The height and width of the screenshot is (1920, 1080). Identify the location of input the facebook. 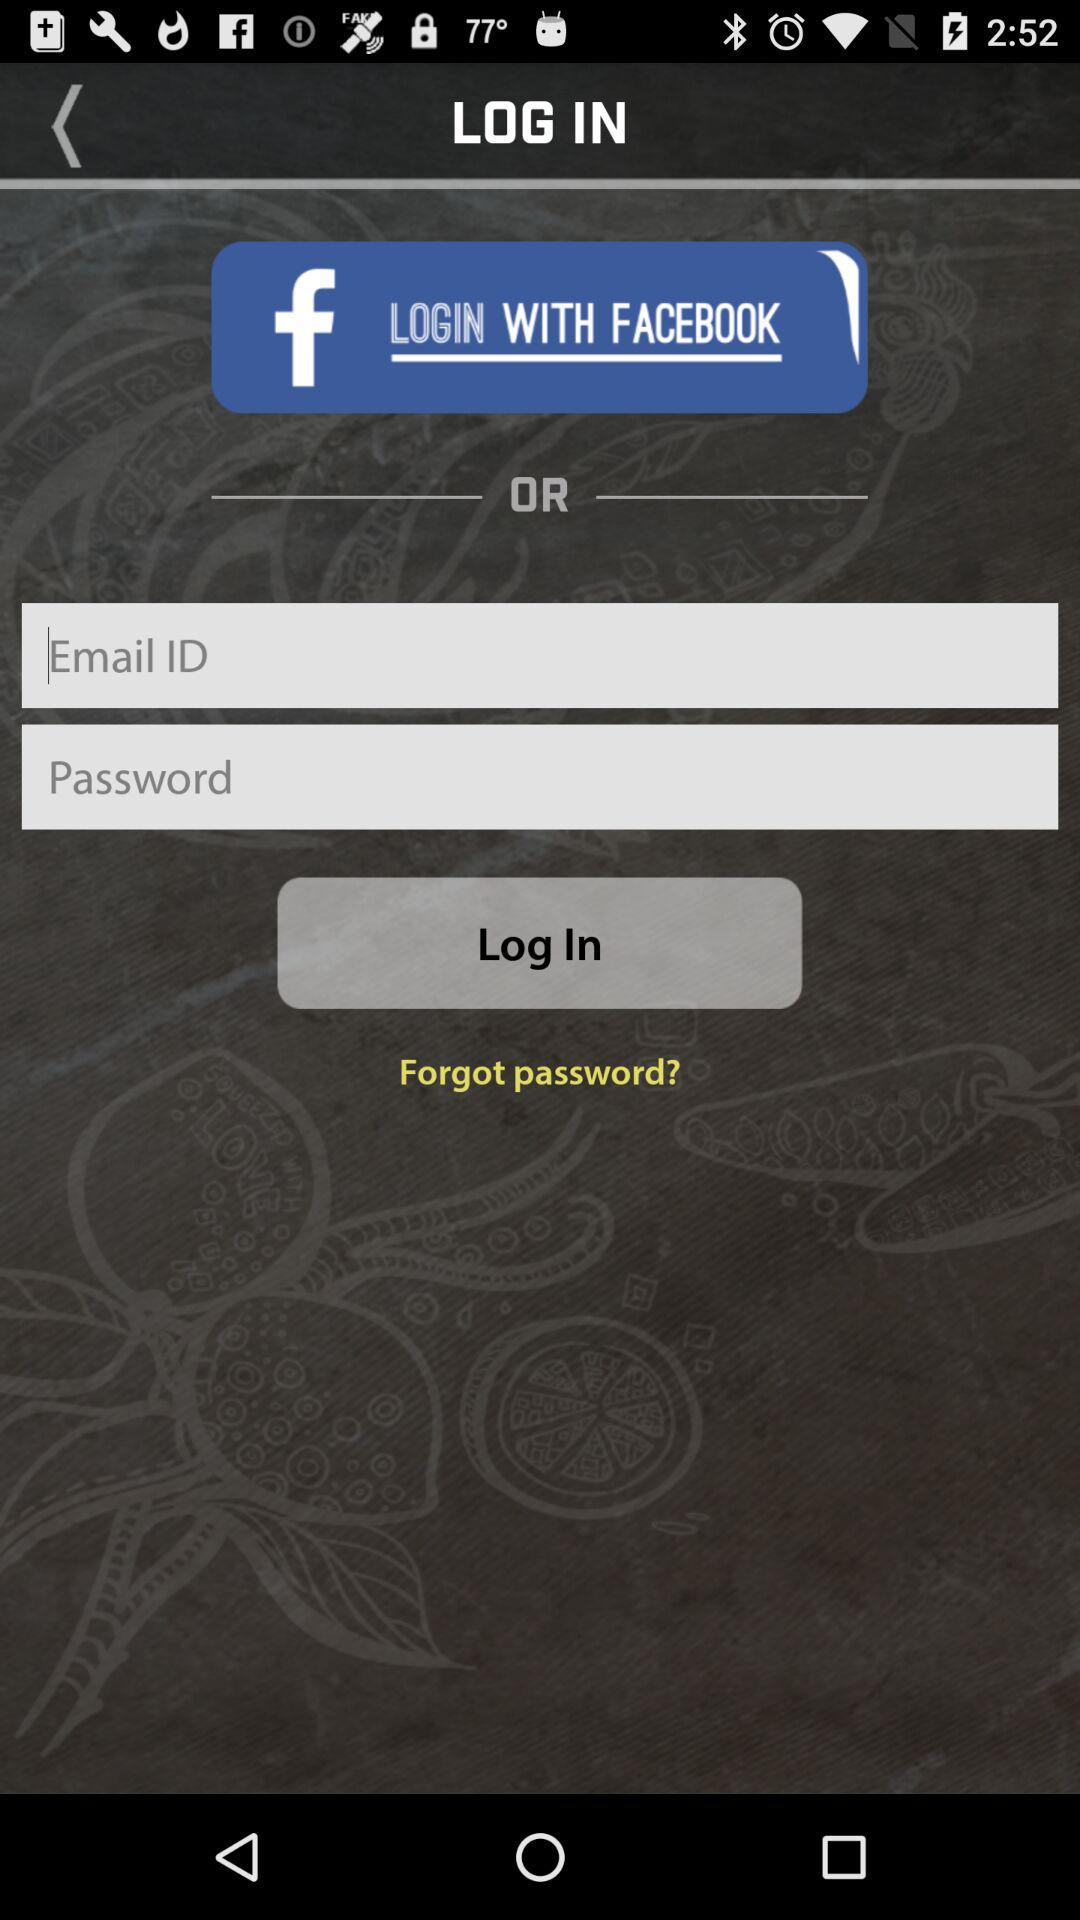
(538, 327).